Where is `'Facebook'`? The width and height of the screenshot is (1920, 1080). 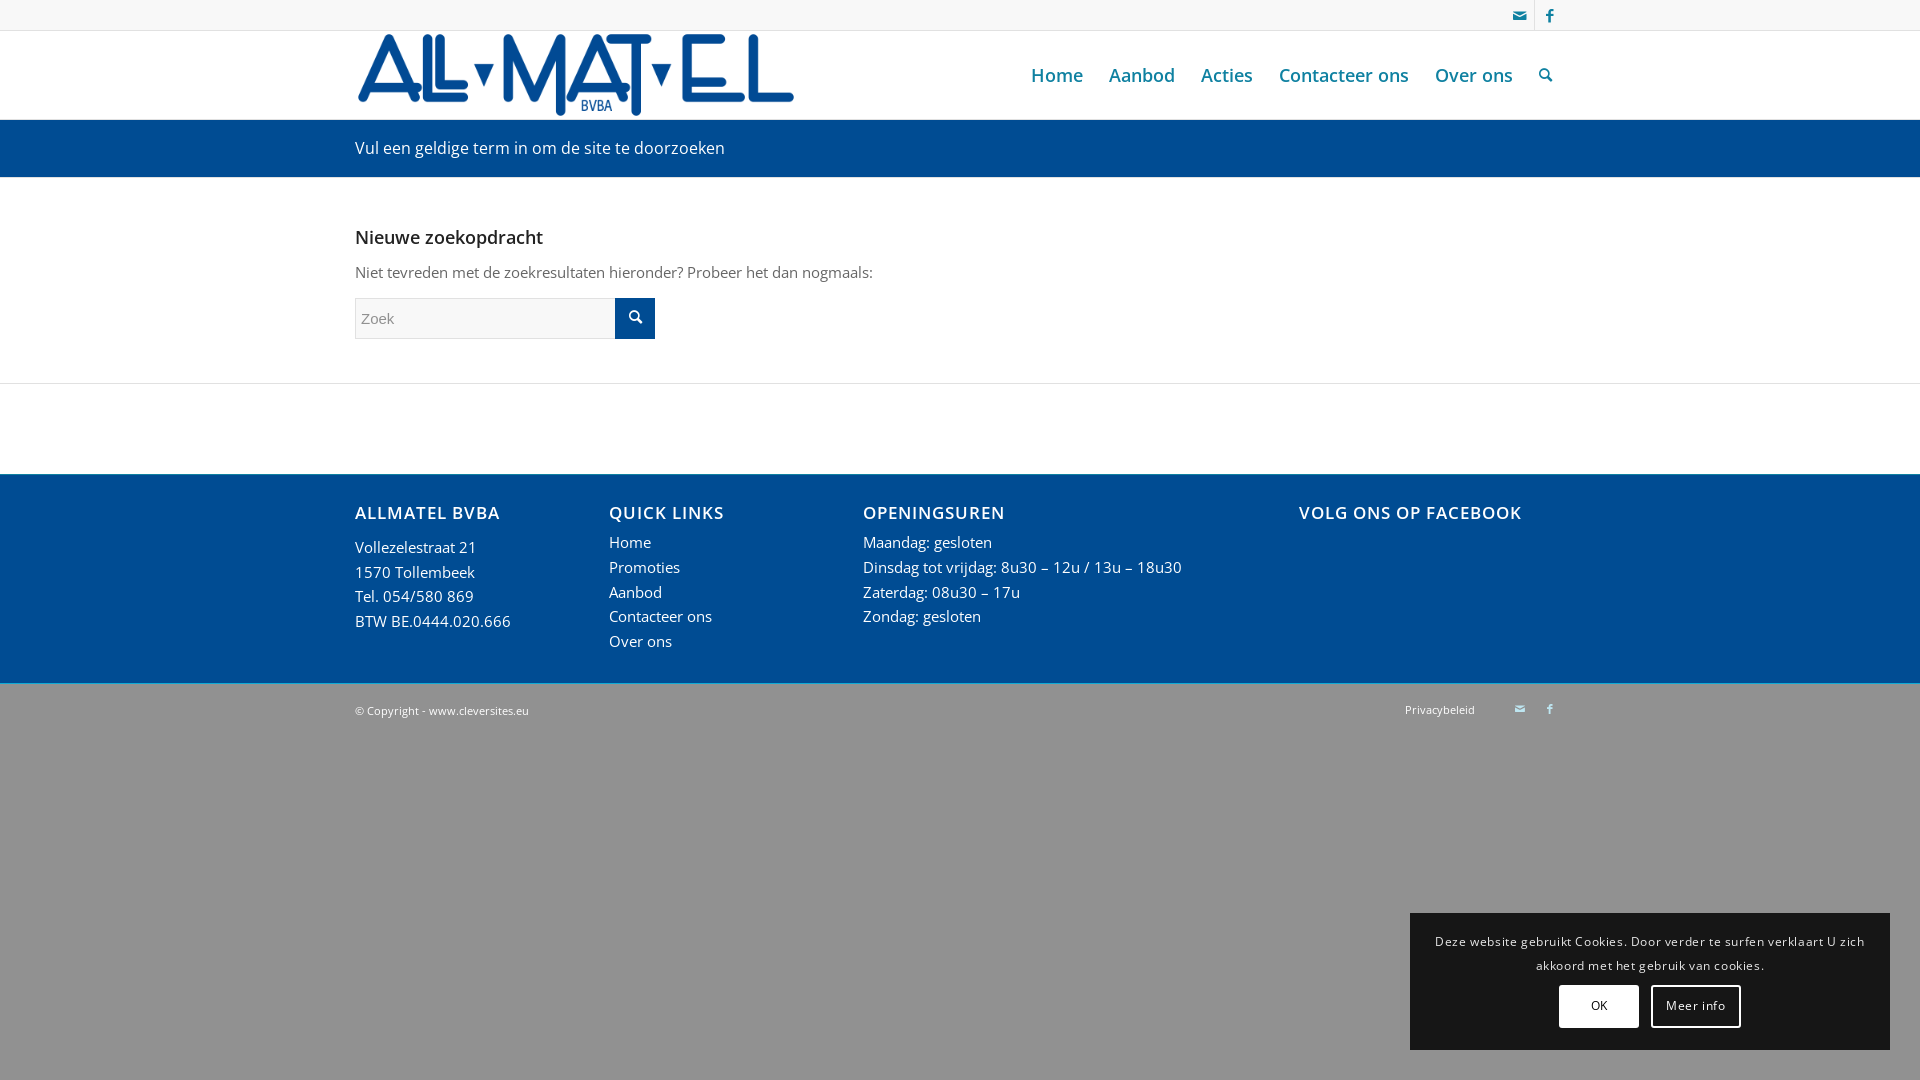
'Facebook' is located at coordinates (1549, 708).